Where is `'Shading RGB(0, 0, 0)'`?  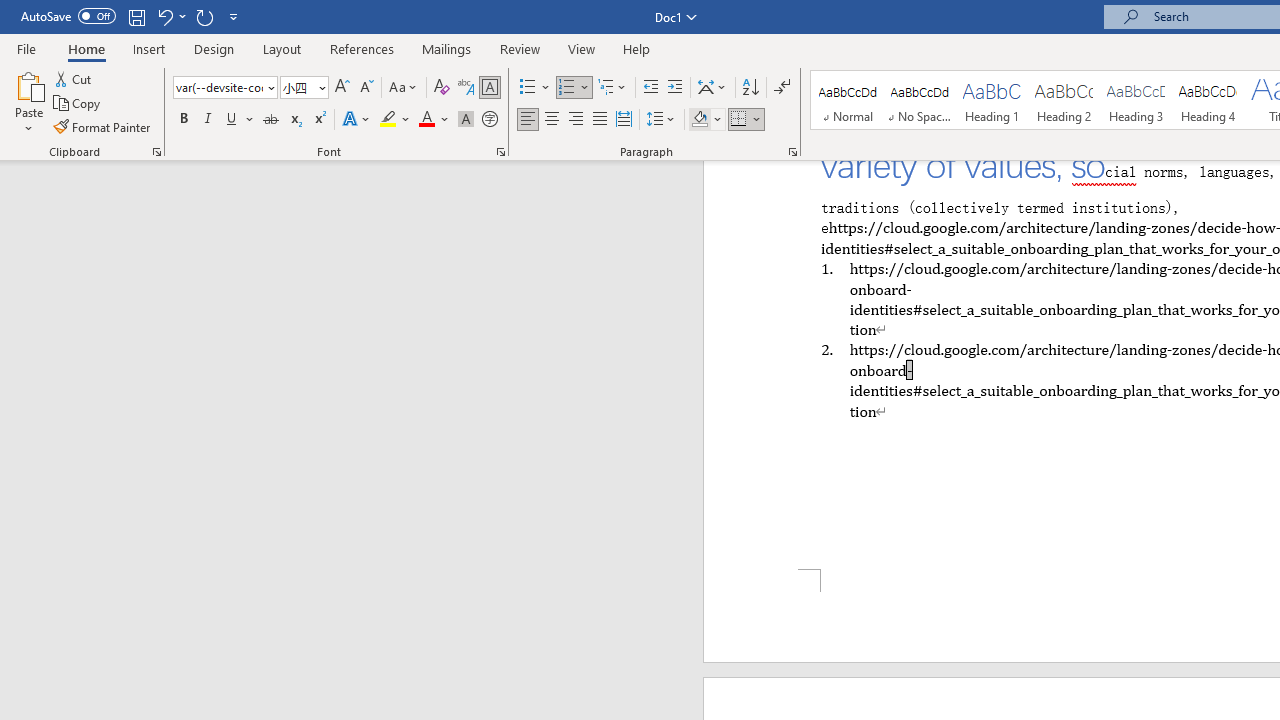
'Shading RGB(0, 0, 0)' is located at coordinates (699, 119).